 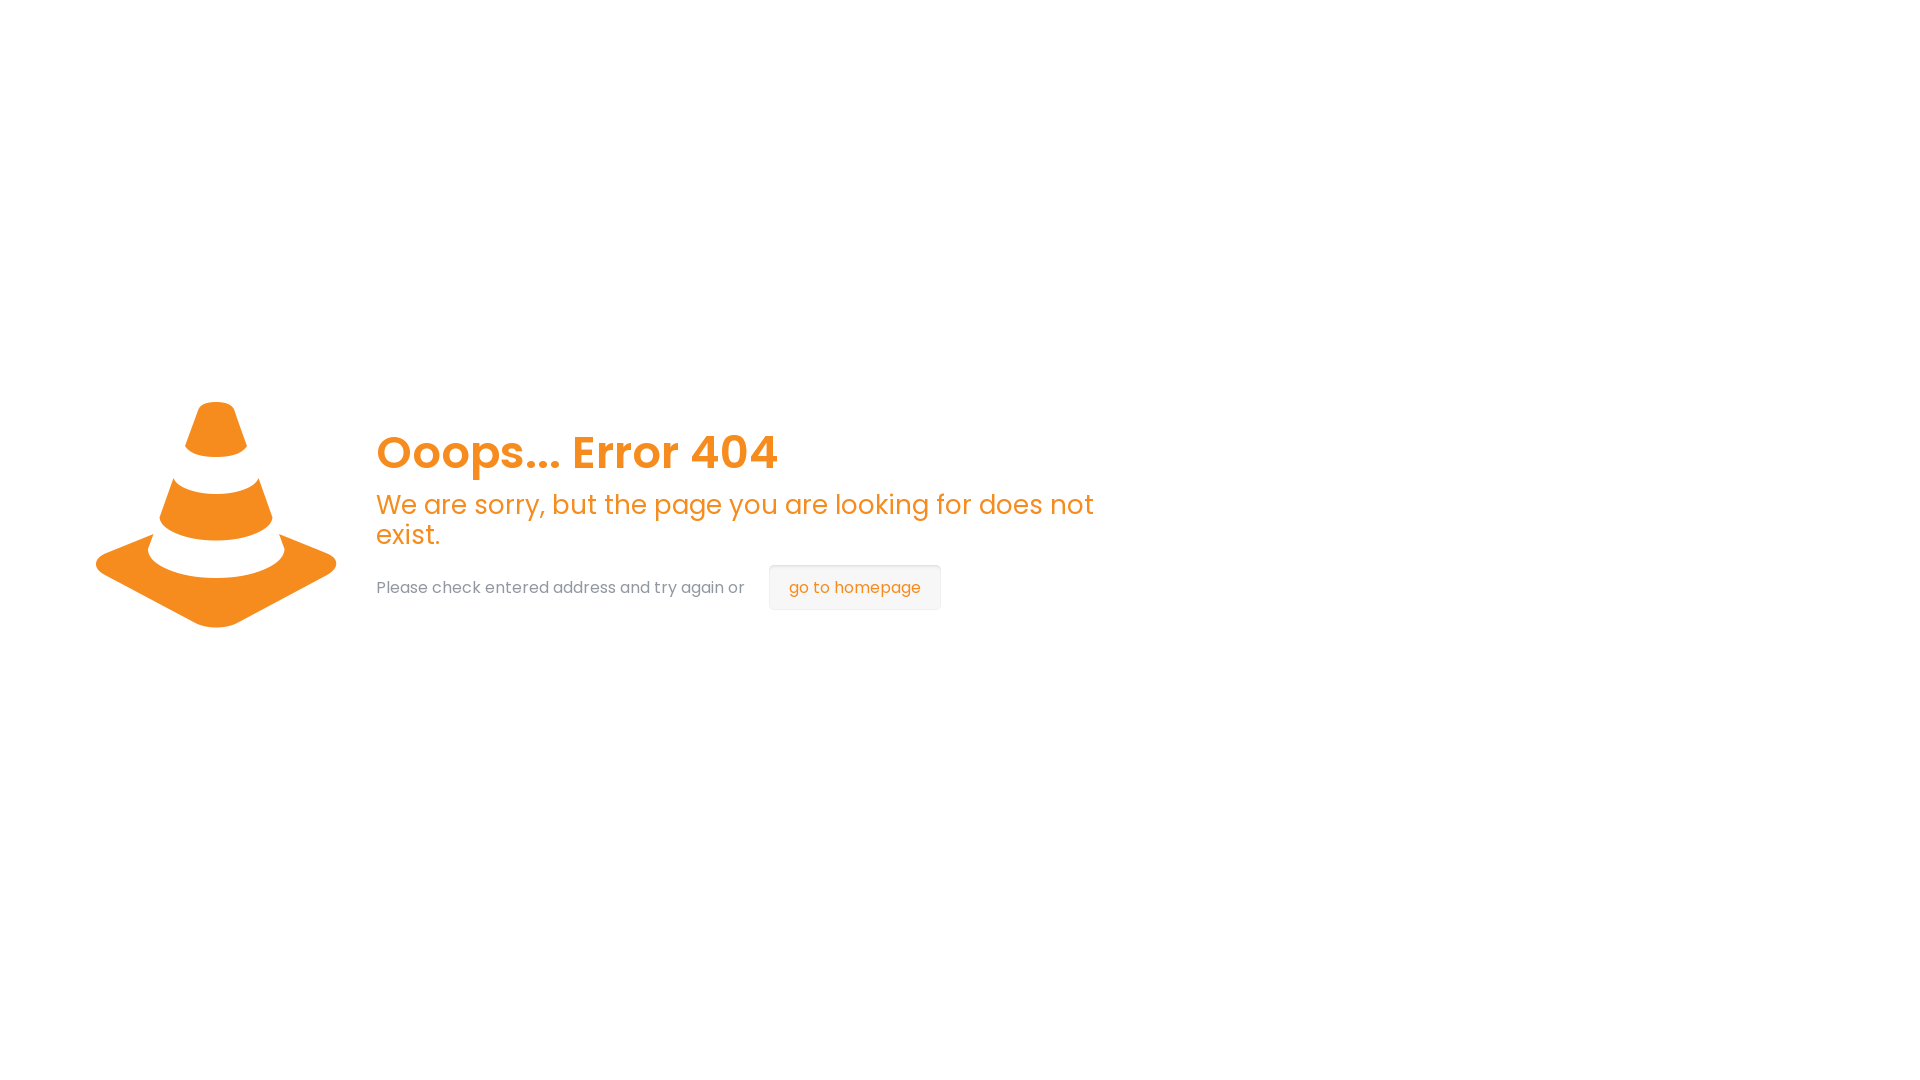 What do you see at coordinates (854, 586) in the screenshot?
I see `'go to homepage'` at bounding box center [854, 586].